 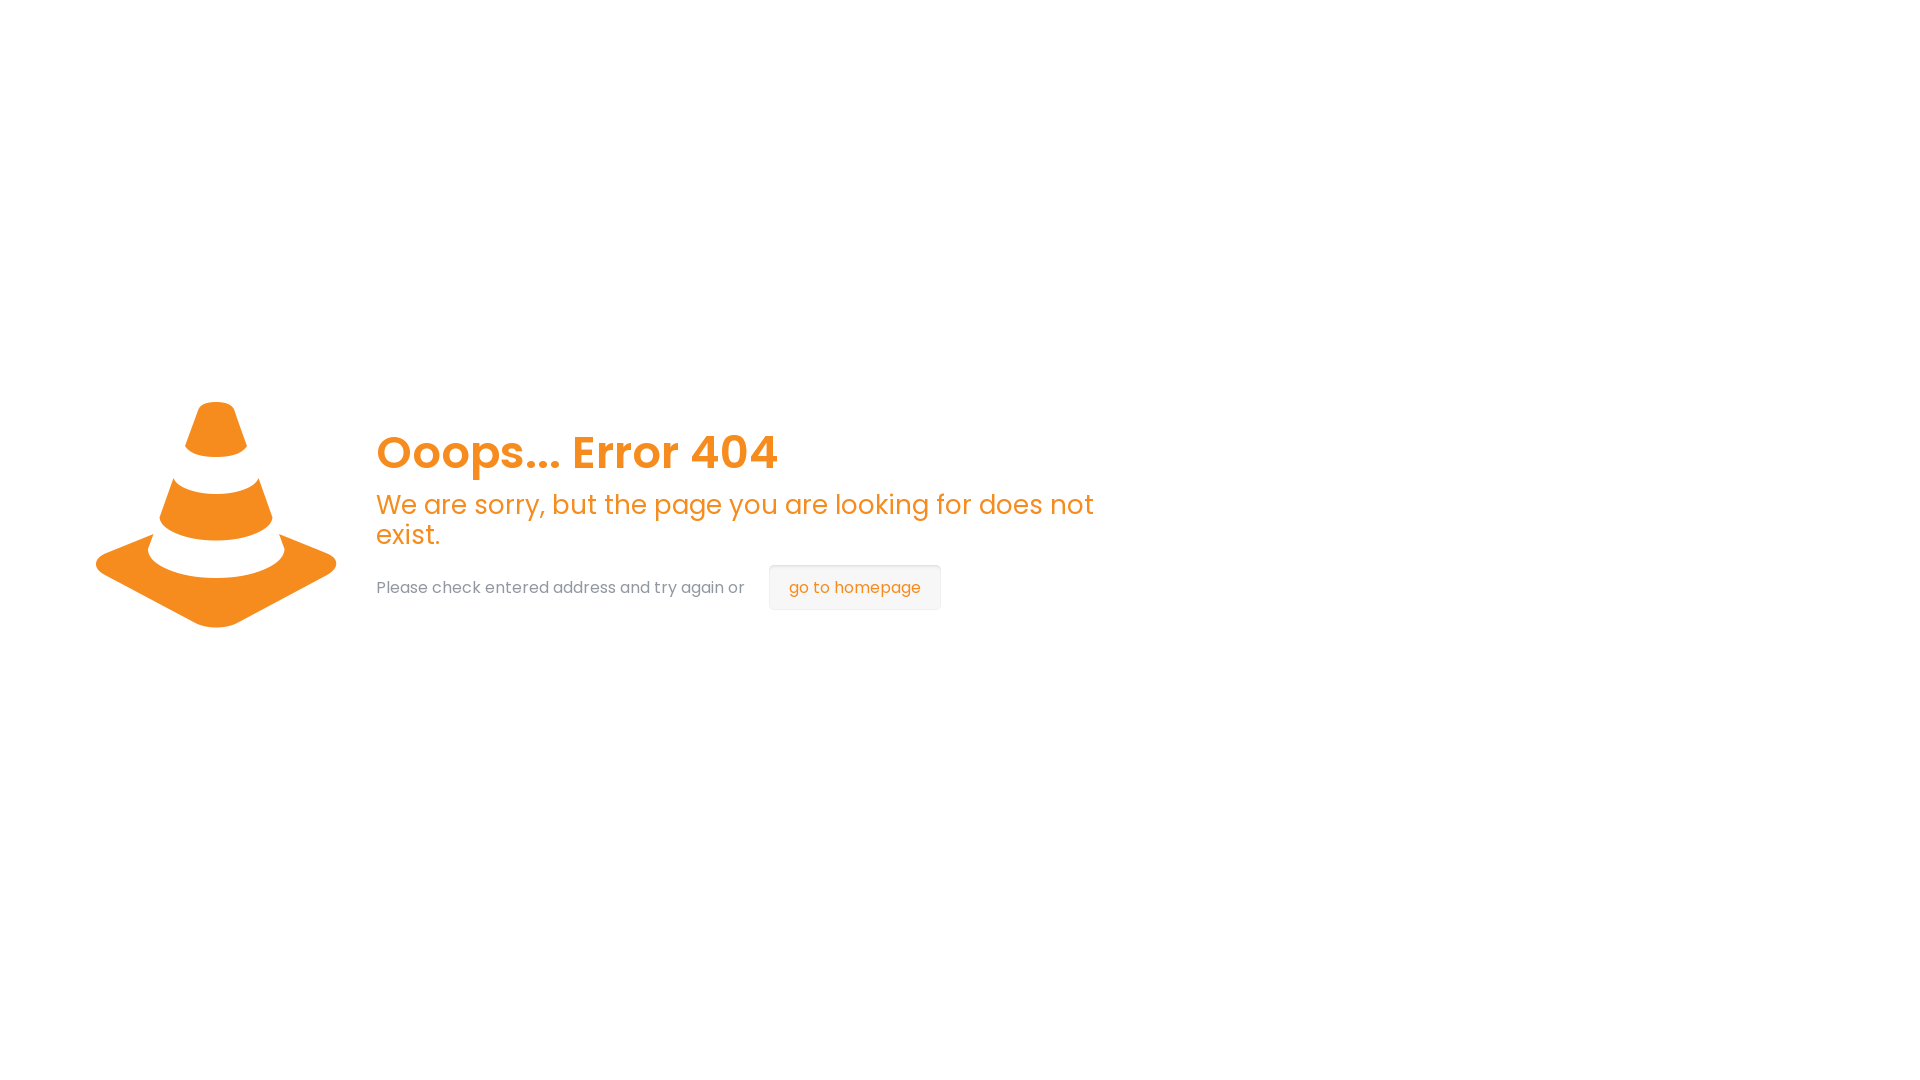 What do you see at coordinates (854, 586) in the screenshot?
I see `'go to homepage'` at bounding box center [854, 586].